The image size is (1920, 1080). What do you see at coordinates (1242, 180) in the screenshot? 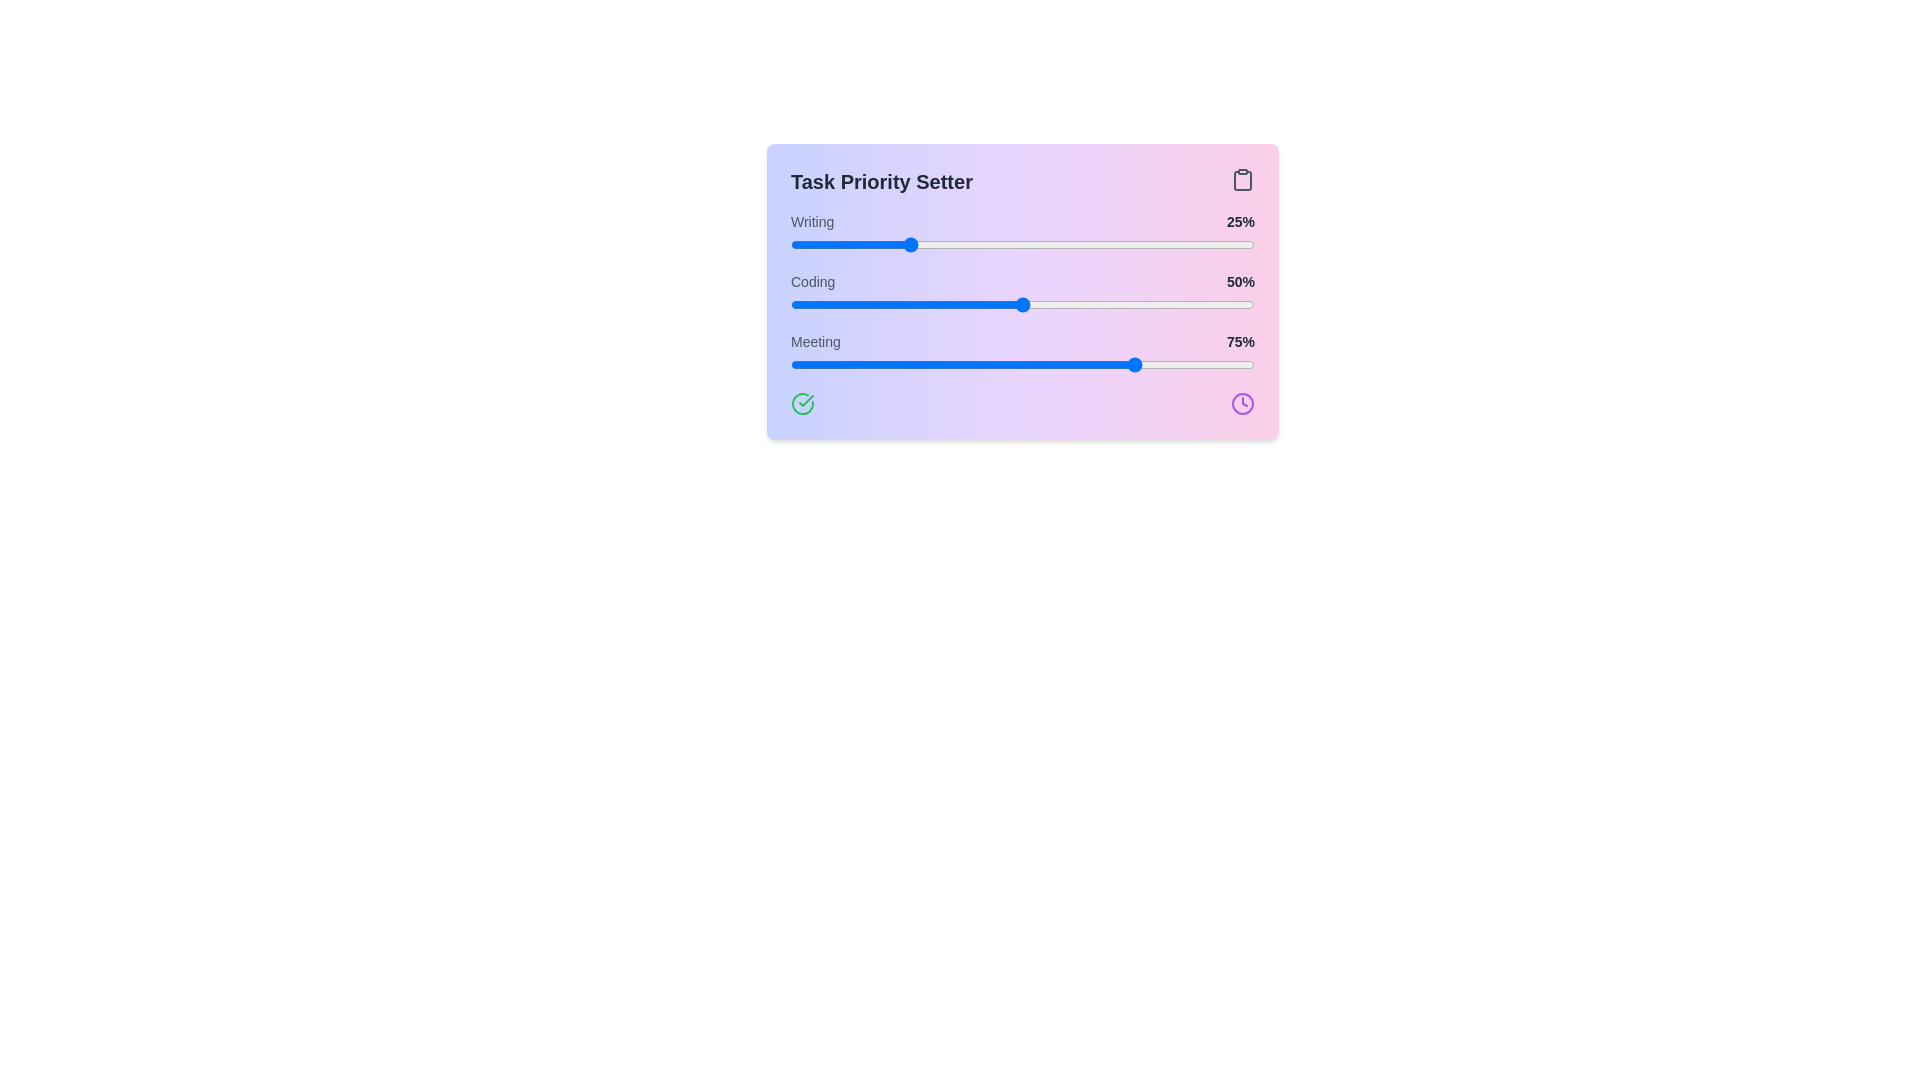
I see `the clipboard icon to trigger its functionality` at bounding box center [1242, 180].